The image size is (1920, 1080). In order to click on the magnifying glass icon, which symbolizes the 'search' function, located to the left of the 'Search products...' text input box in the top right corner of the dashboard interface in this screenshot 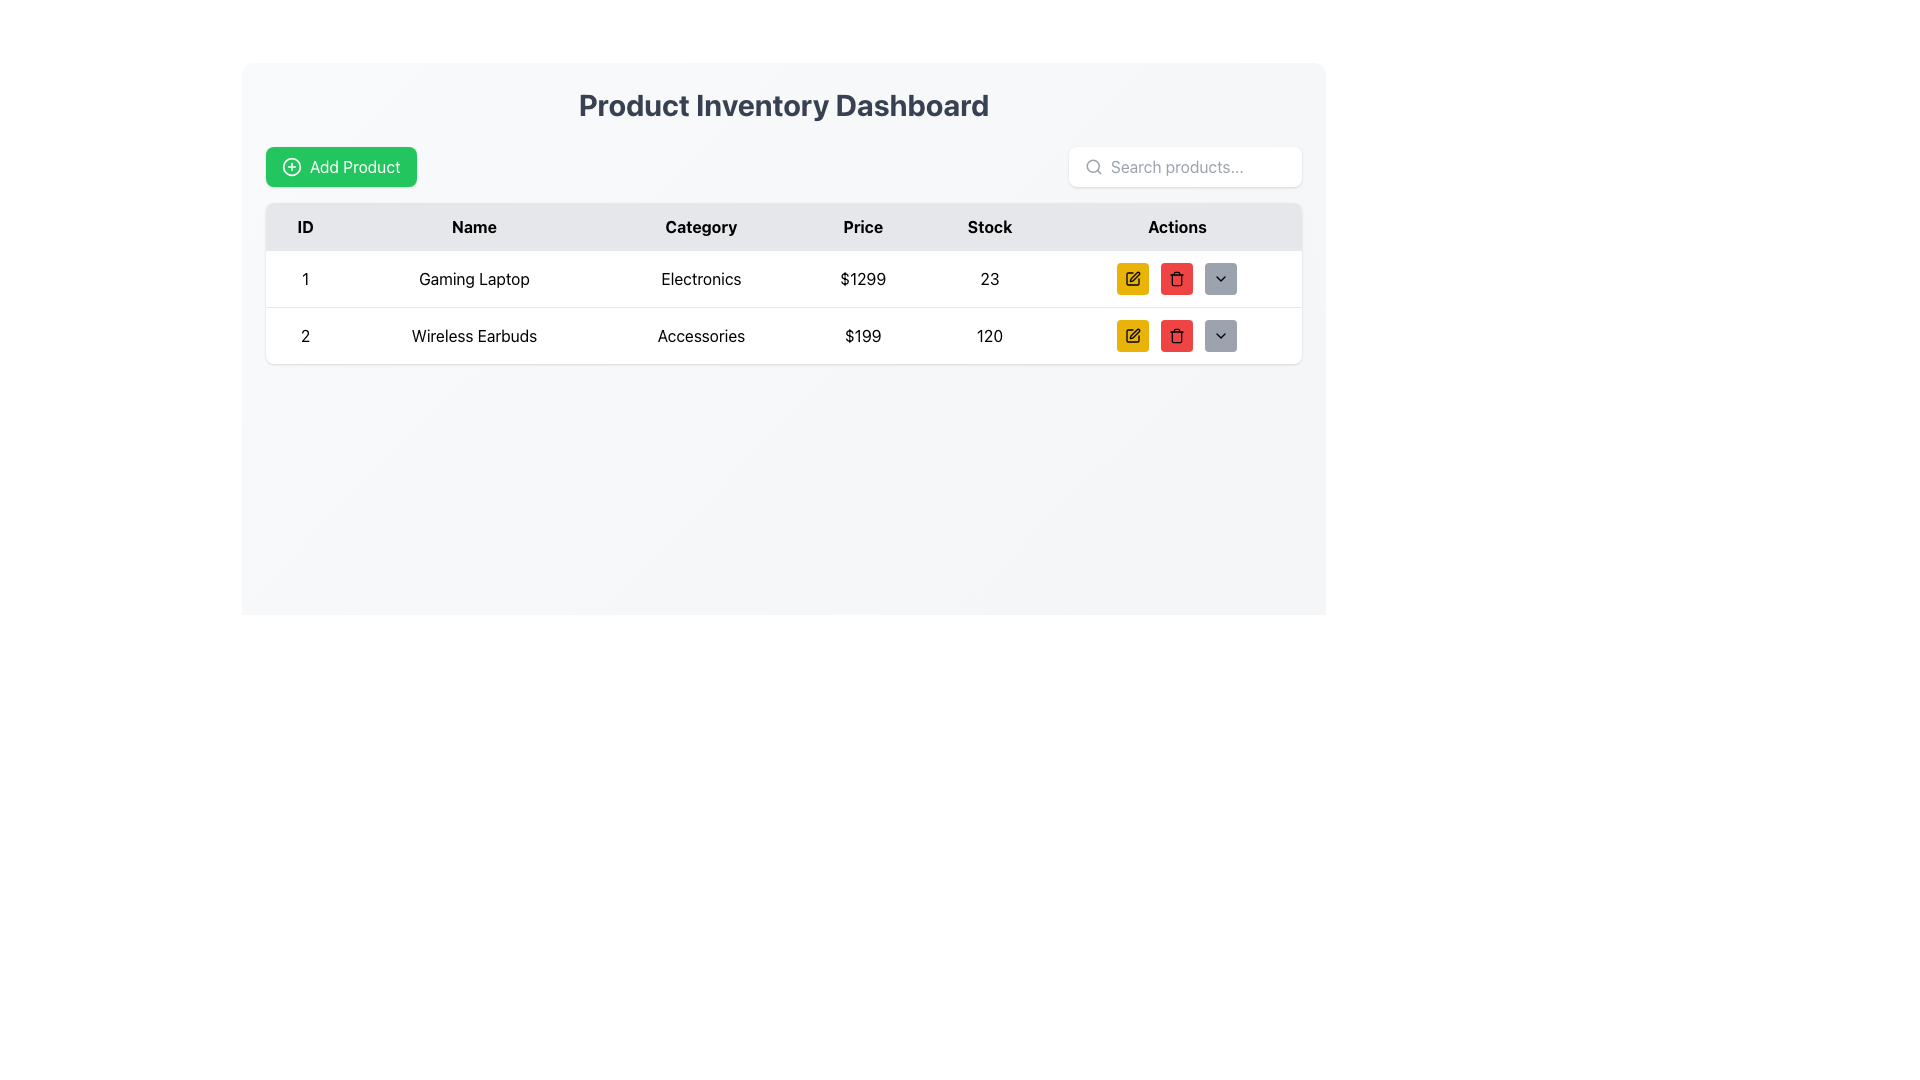, I will do `click(1093, 165)`.